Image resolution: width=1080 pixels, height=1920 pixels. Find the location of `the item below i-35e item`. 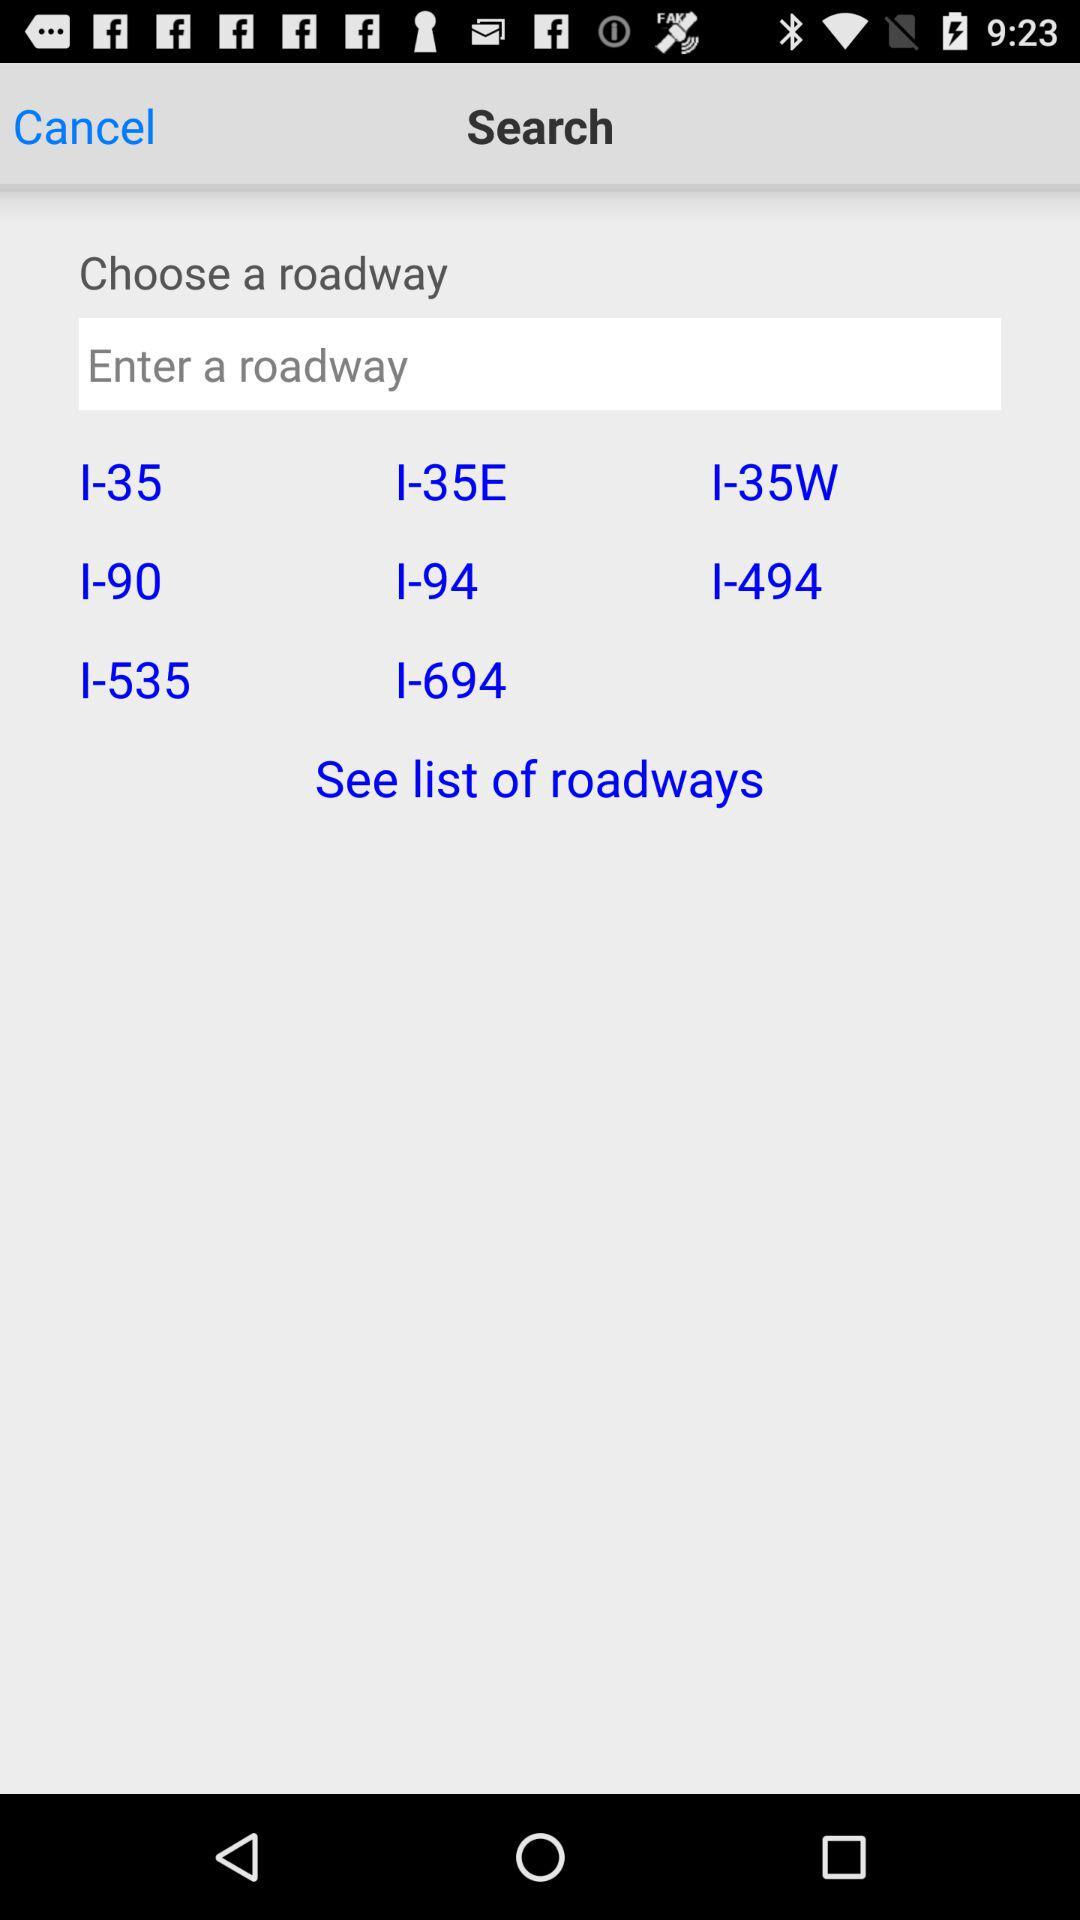

the item below i-35e item is located at coordinates (538, 578).